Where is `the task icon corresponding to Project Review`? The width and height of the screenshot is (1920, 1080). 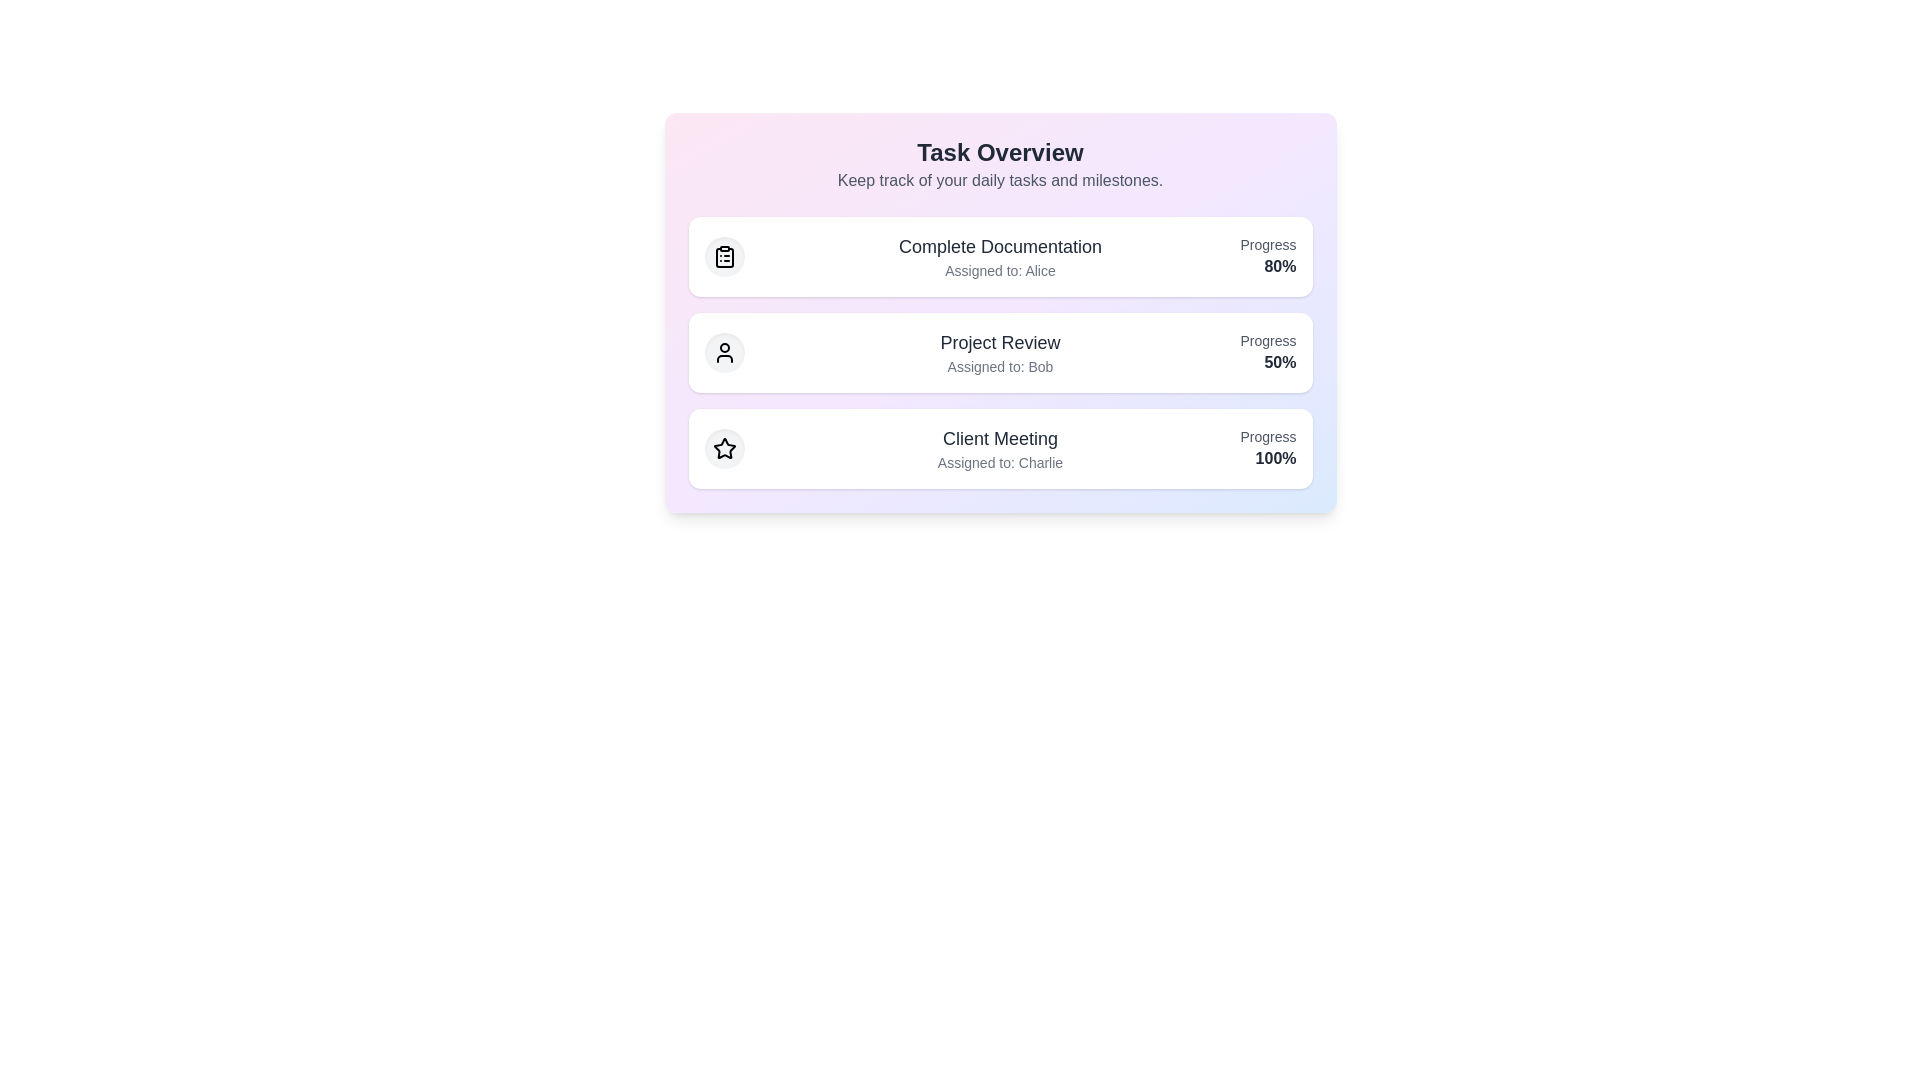 the task icon corresponding to Project Review is located at coordinates (723, 352).